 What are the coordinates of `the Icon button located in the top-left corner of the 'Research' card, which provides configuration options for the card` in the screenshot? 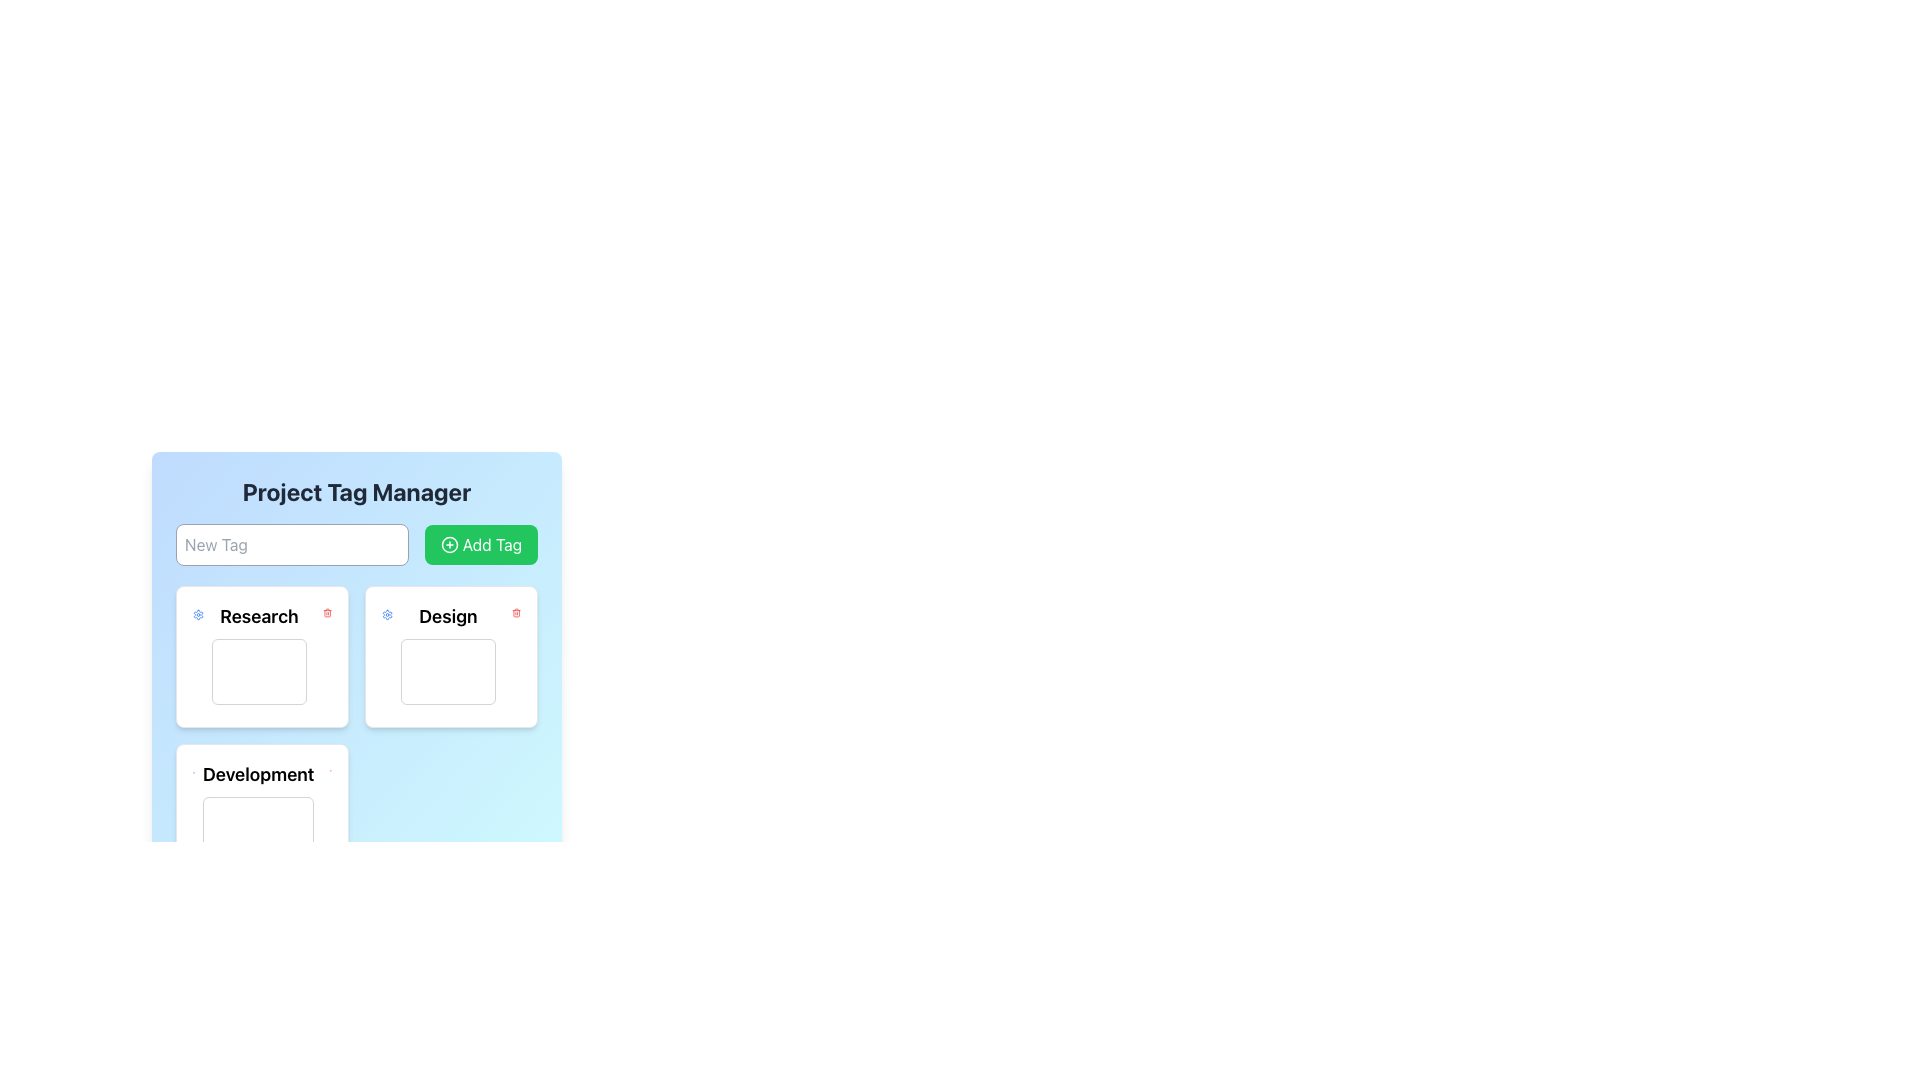 It's located at (198, 613).